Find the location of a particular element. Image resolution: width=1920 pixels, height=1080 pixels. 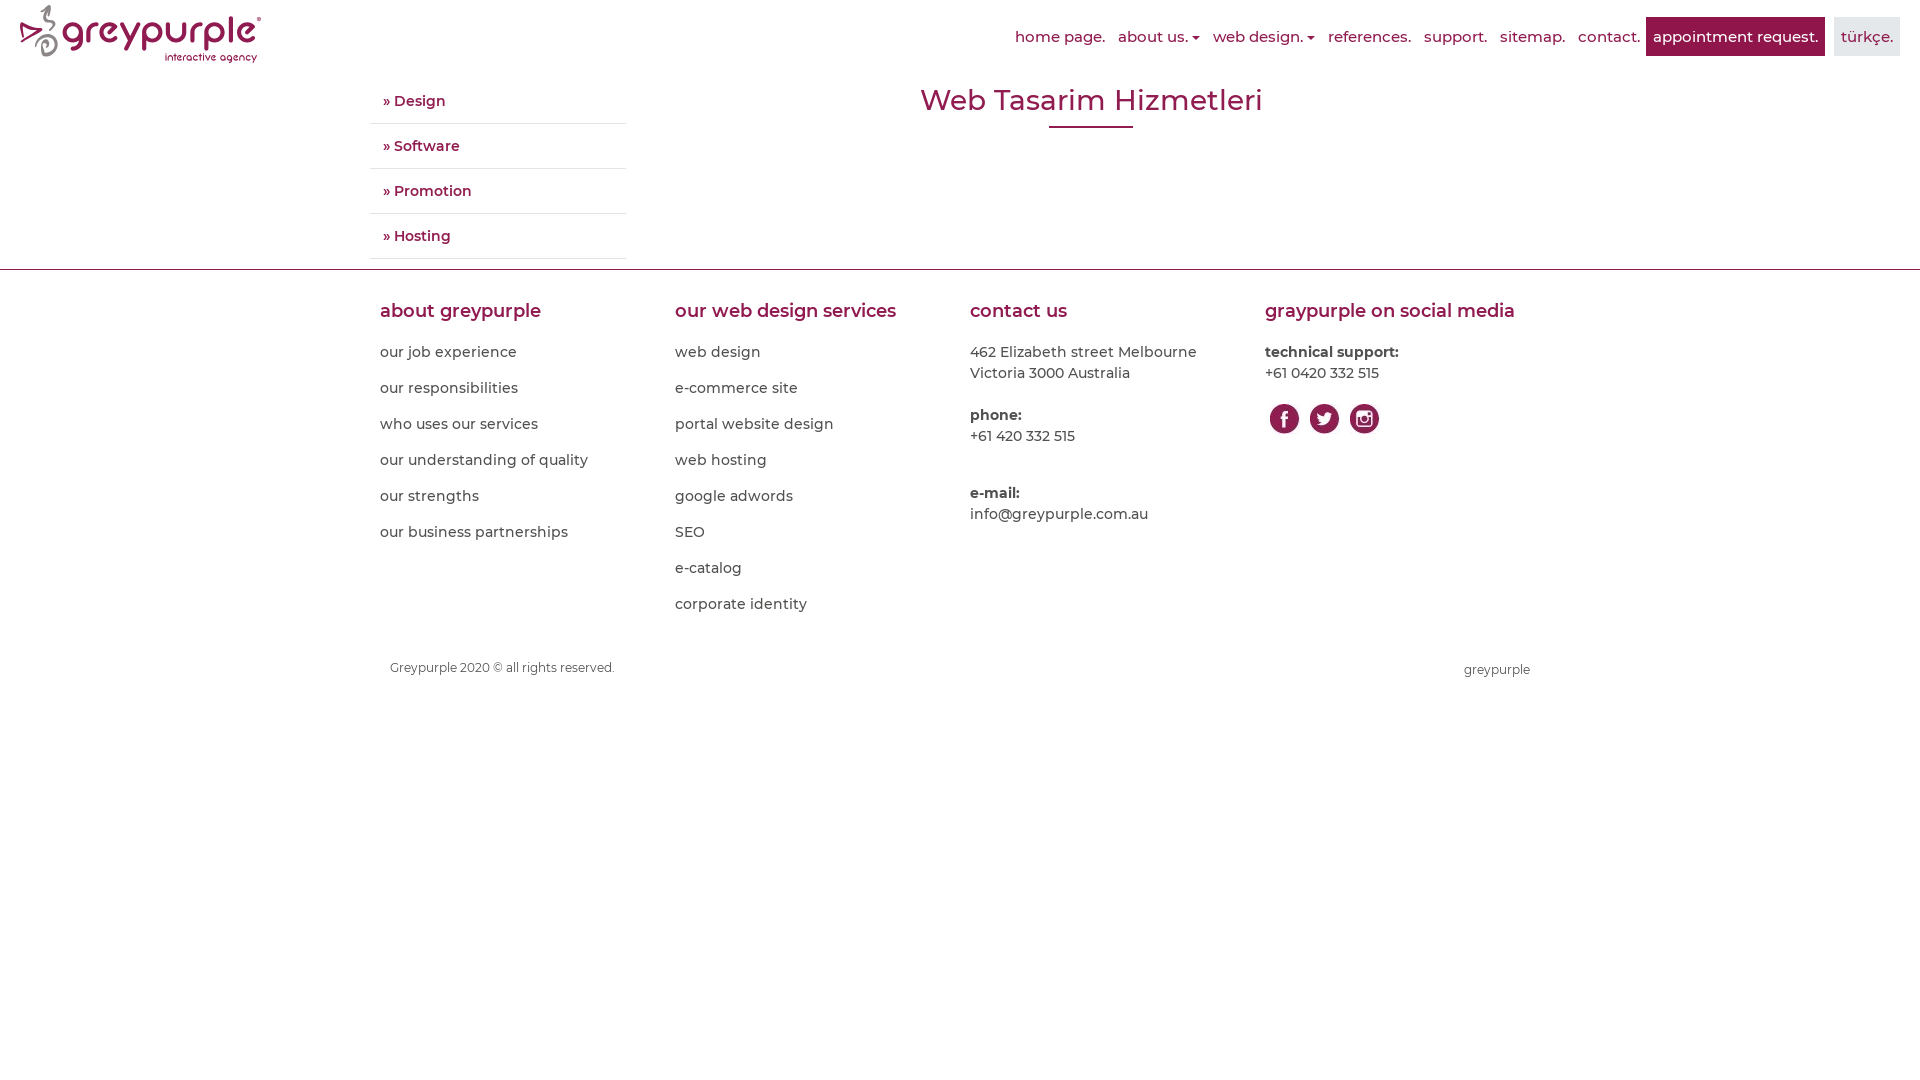

'our strengths' is located at coordinates (379, 495).